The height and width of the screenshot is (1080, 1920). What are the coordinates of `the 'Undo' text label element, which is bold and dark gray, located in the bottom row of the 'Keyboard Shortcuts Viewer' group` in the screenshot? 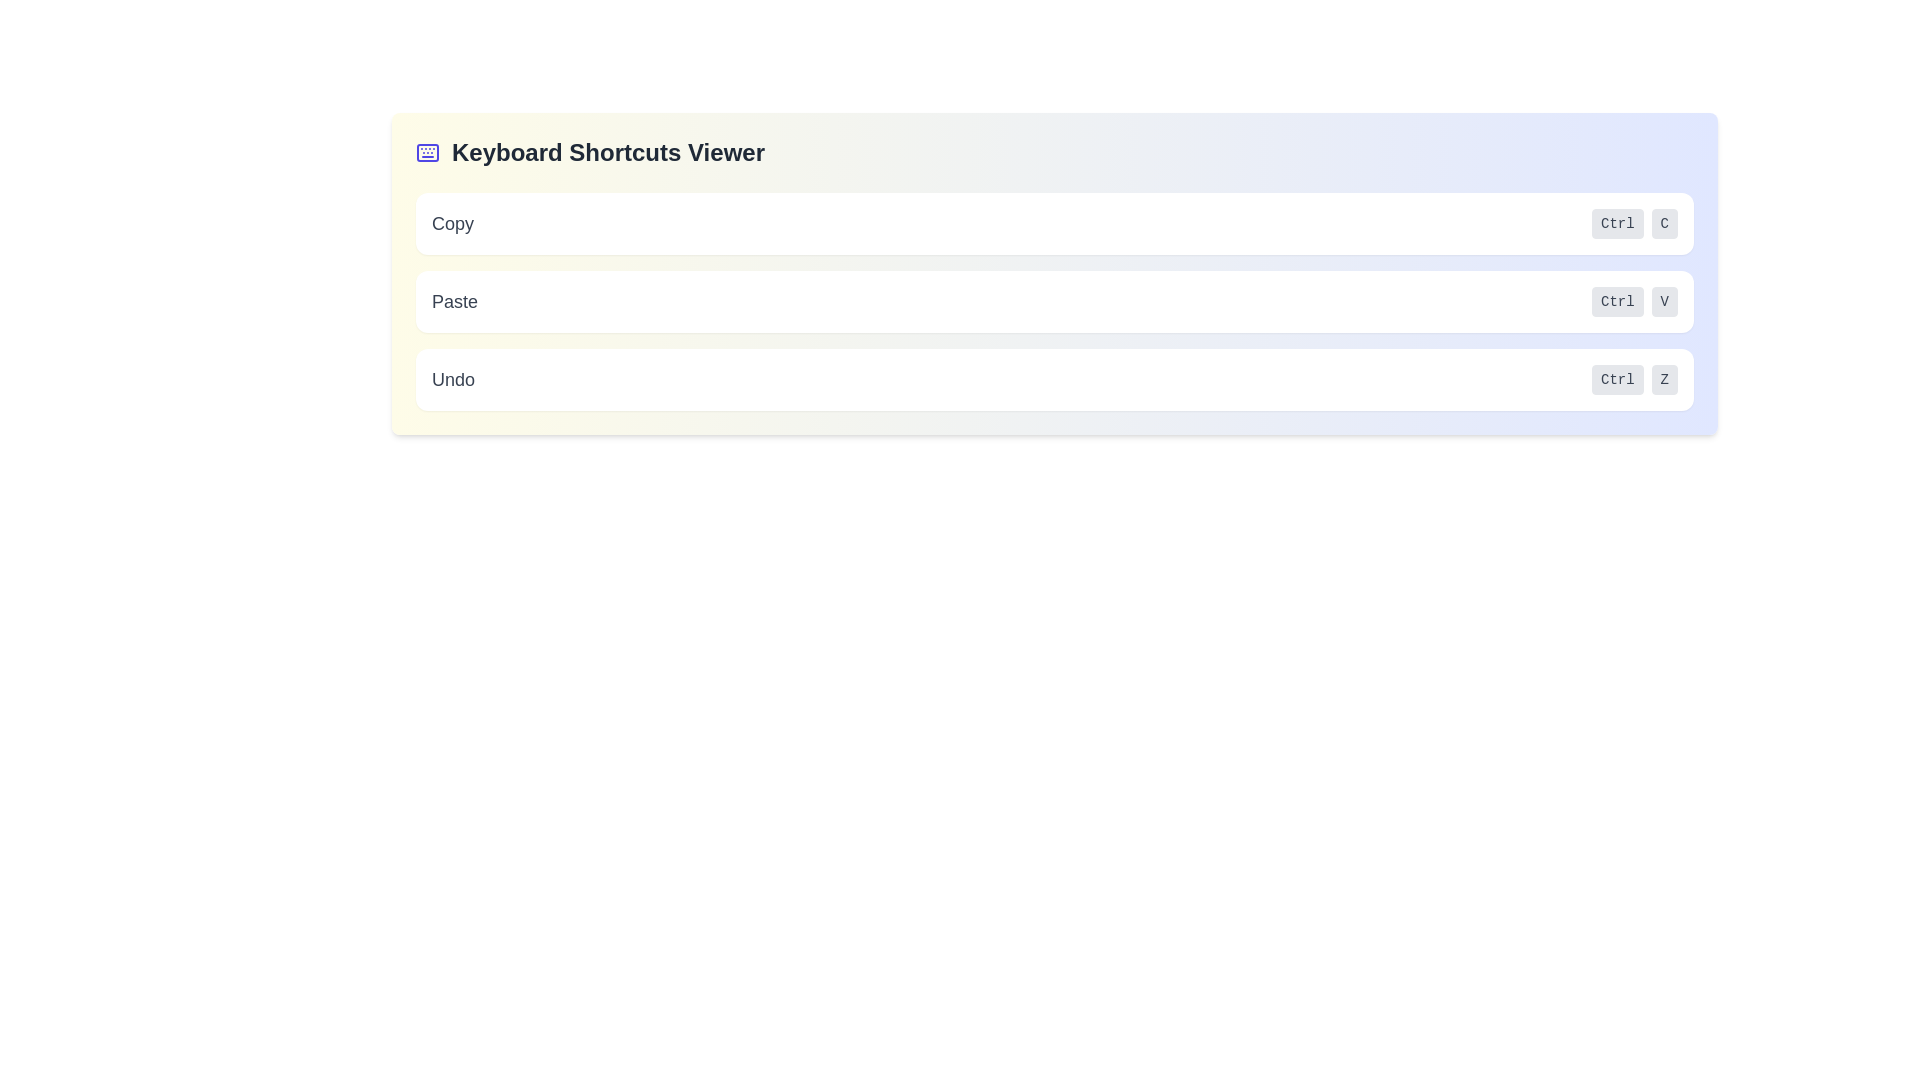 It's located at (452, 380).